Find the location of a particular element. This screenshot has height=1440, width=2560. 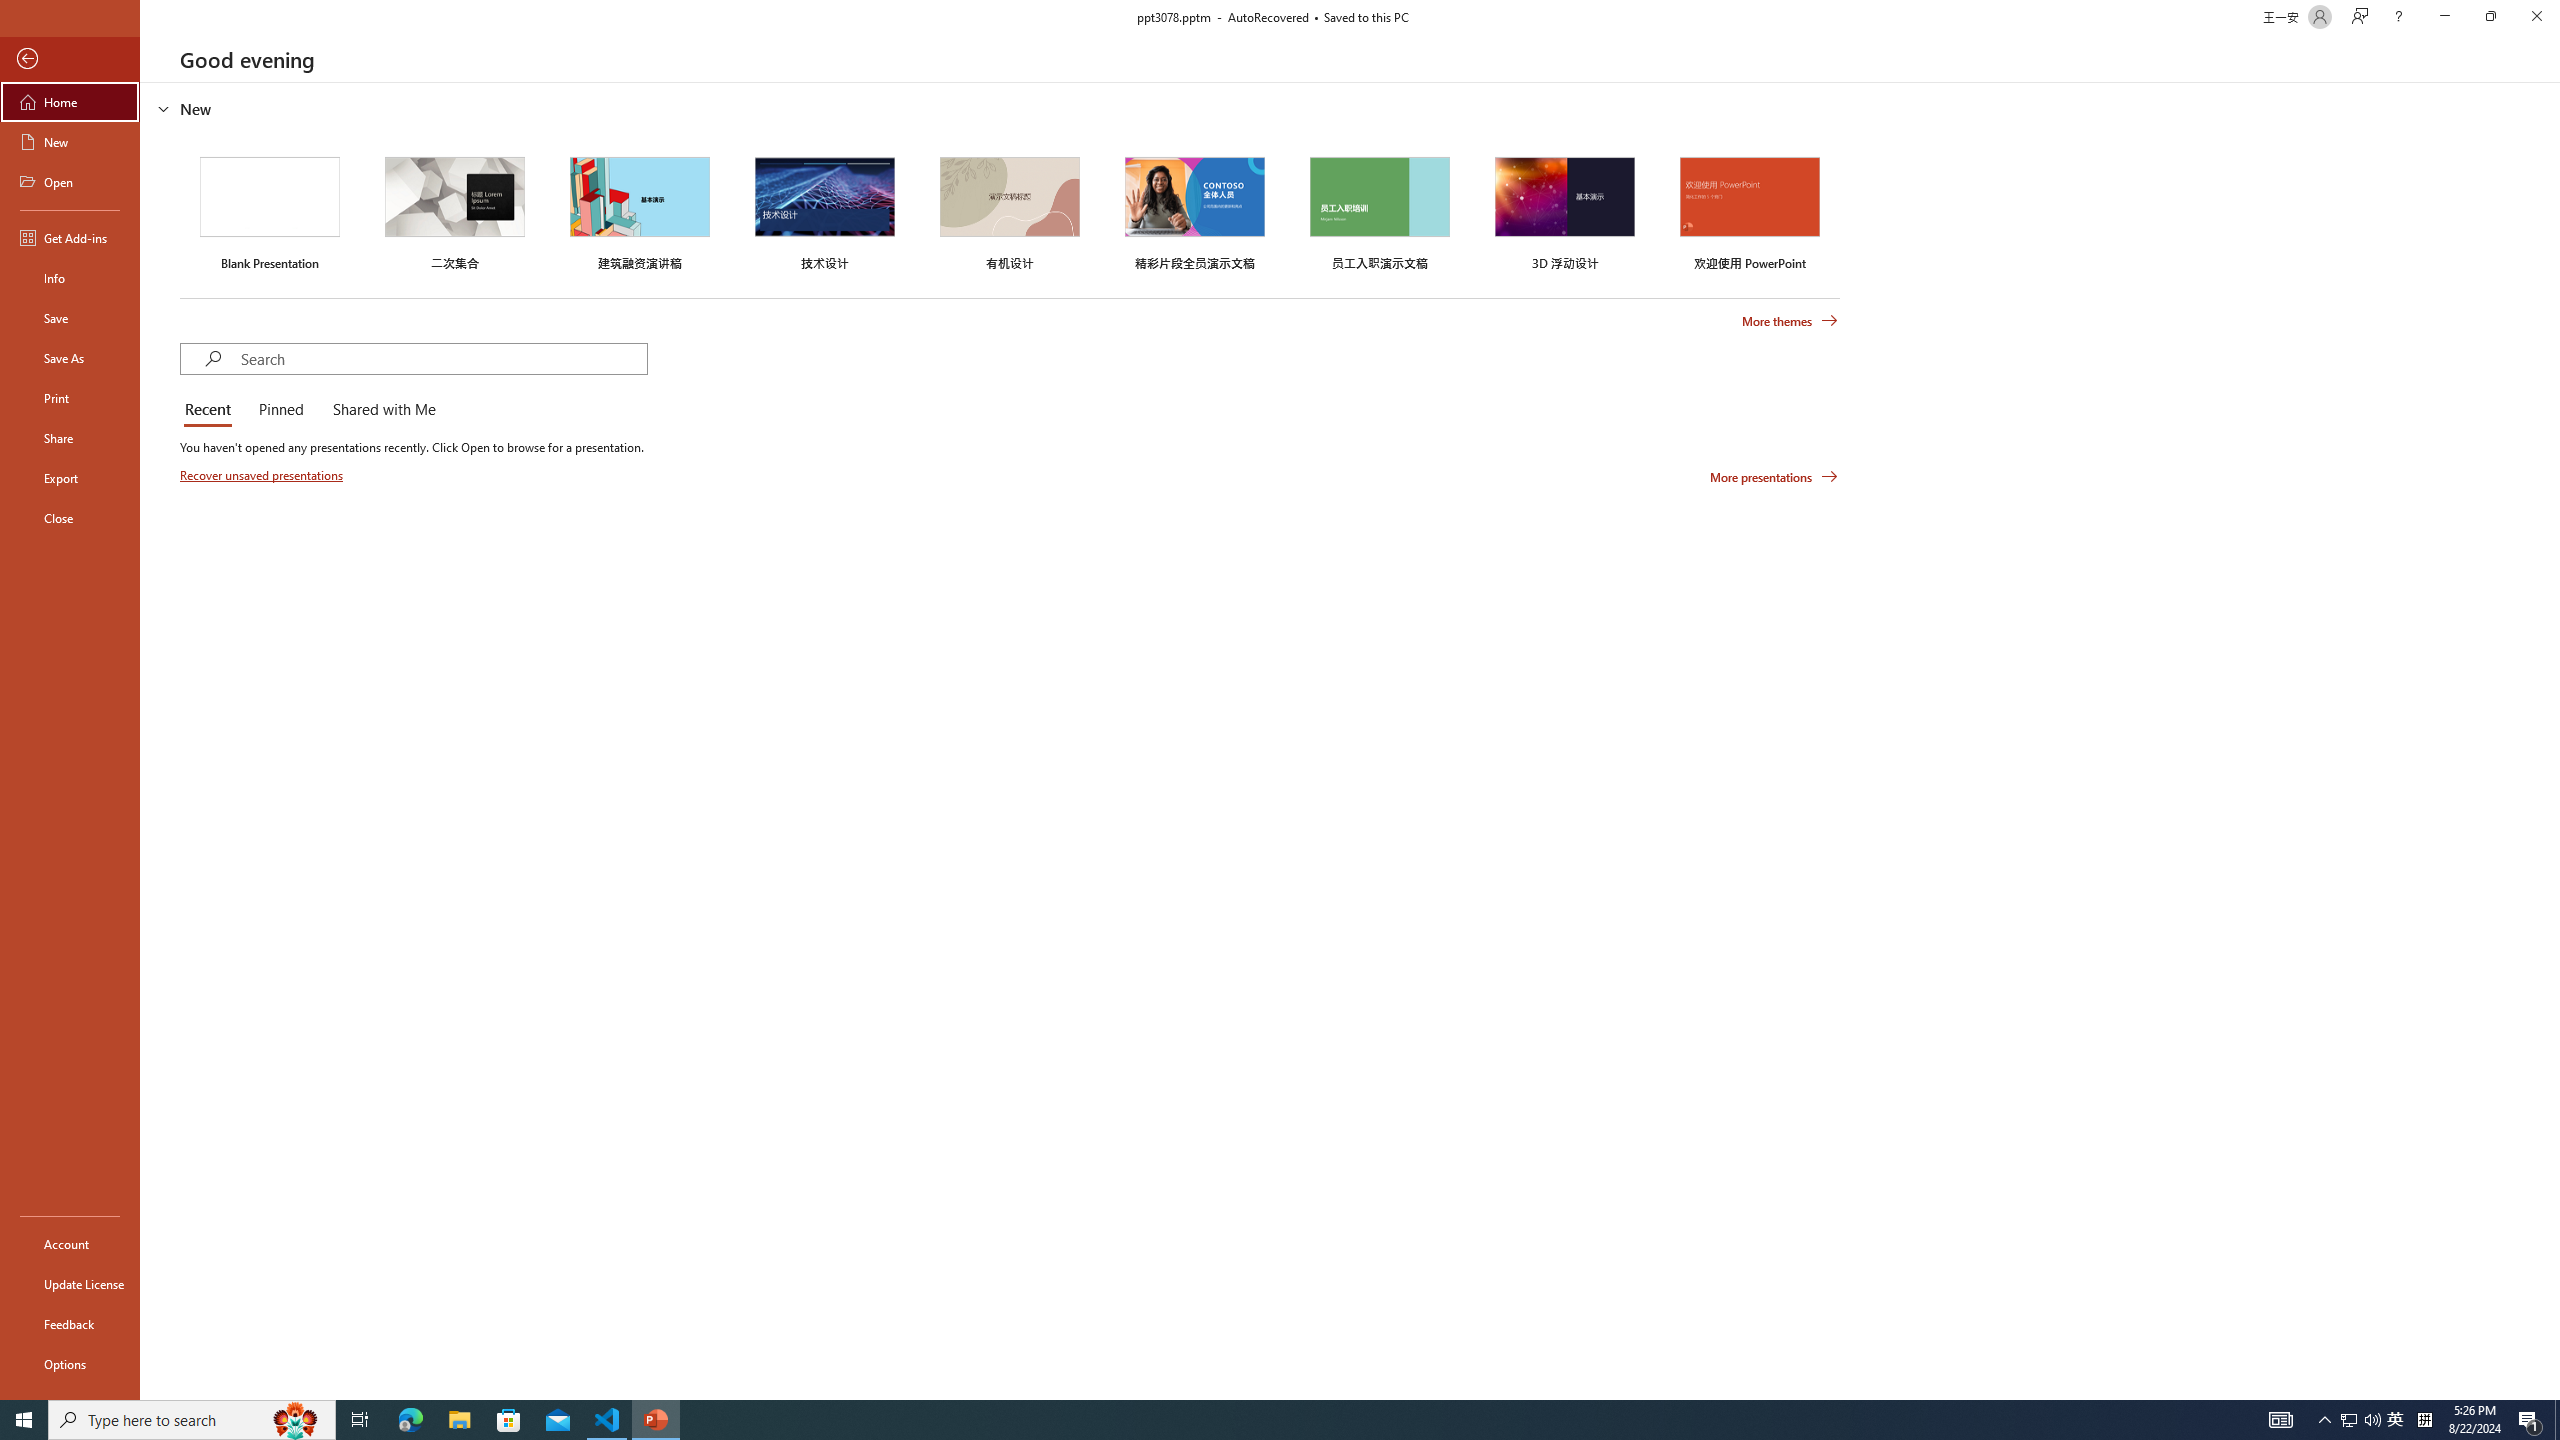

'More themes' is located at coordinates (1789, 321).